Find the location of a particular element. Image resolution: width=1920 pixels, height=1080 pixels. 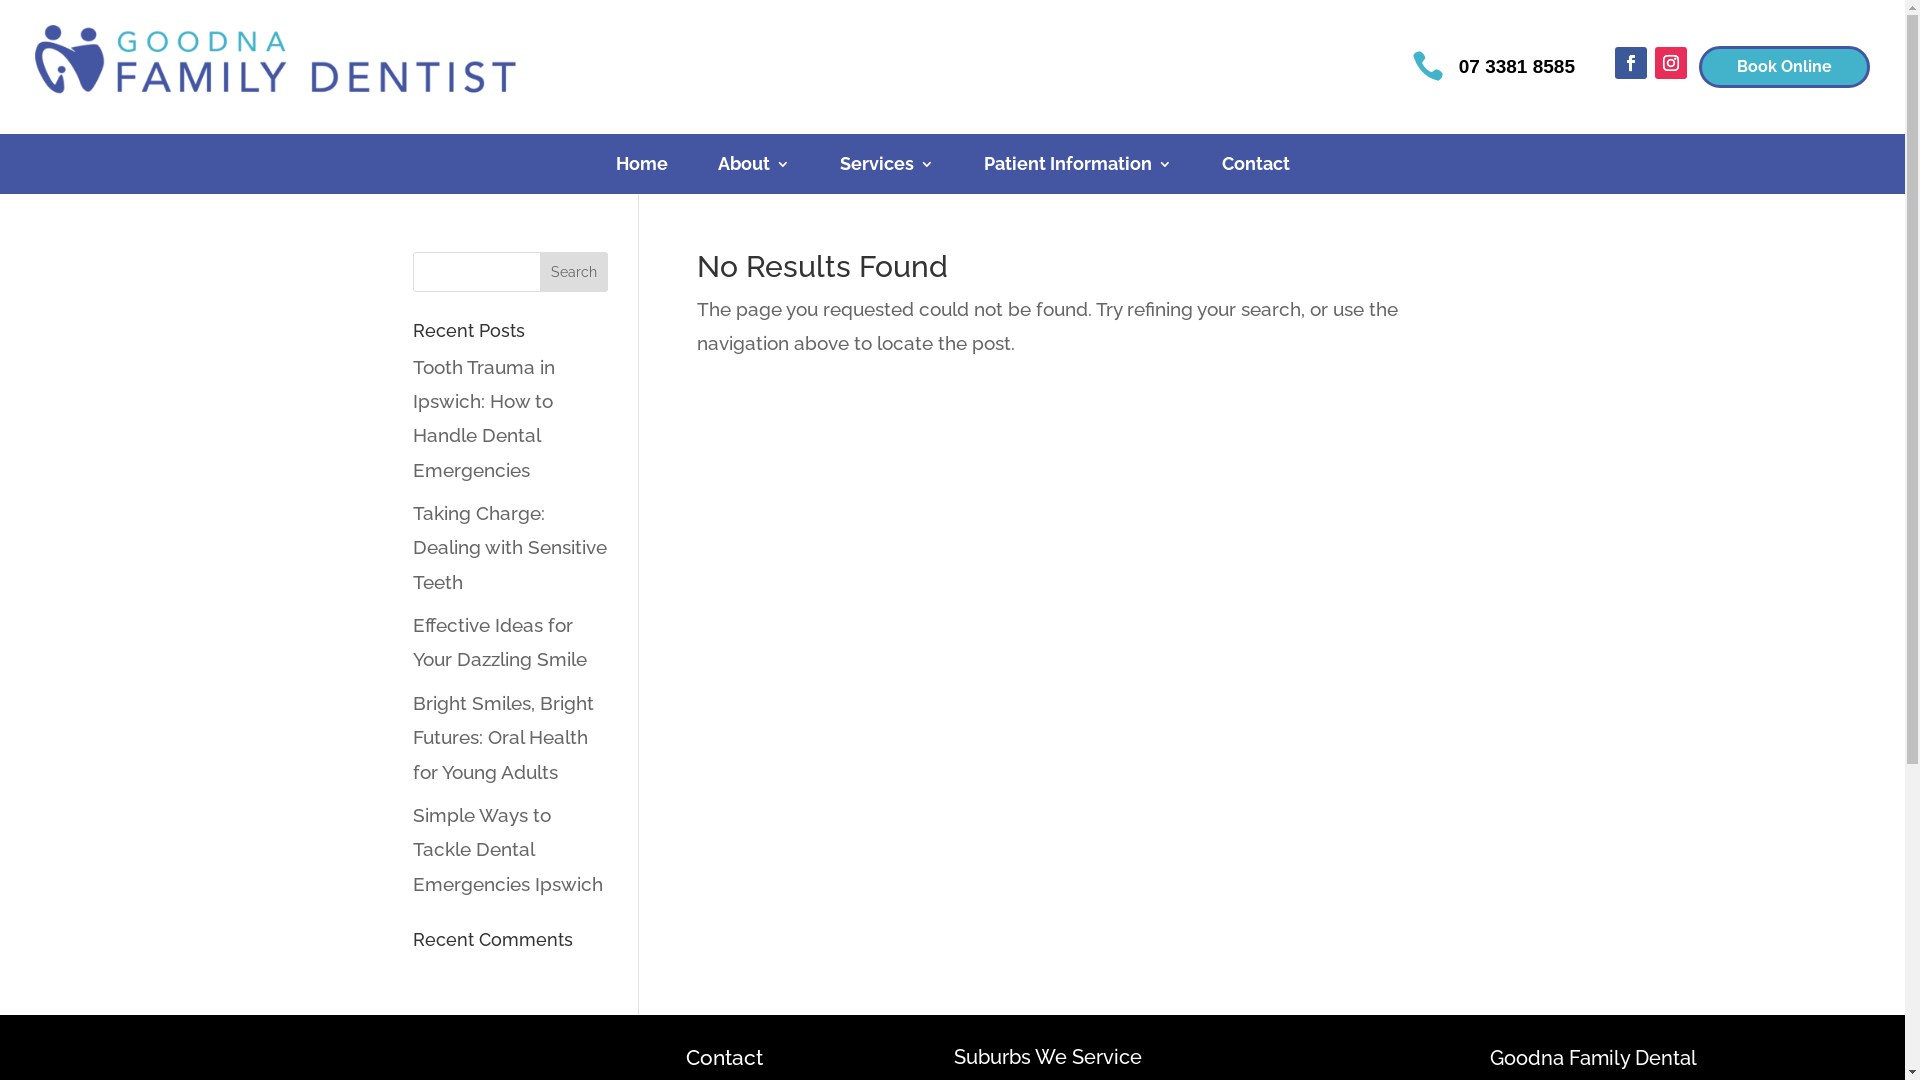

'Patient Information' is located at coordinates (983, 167).